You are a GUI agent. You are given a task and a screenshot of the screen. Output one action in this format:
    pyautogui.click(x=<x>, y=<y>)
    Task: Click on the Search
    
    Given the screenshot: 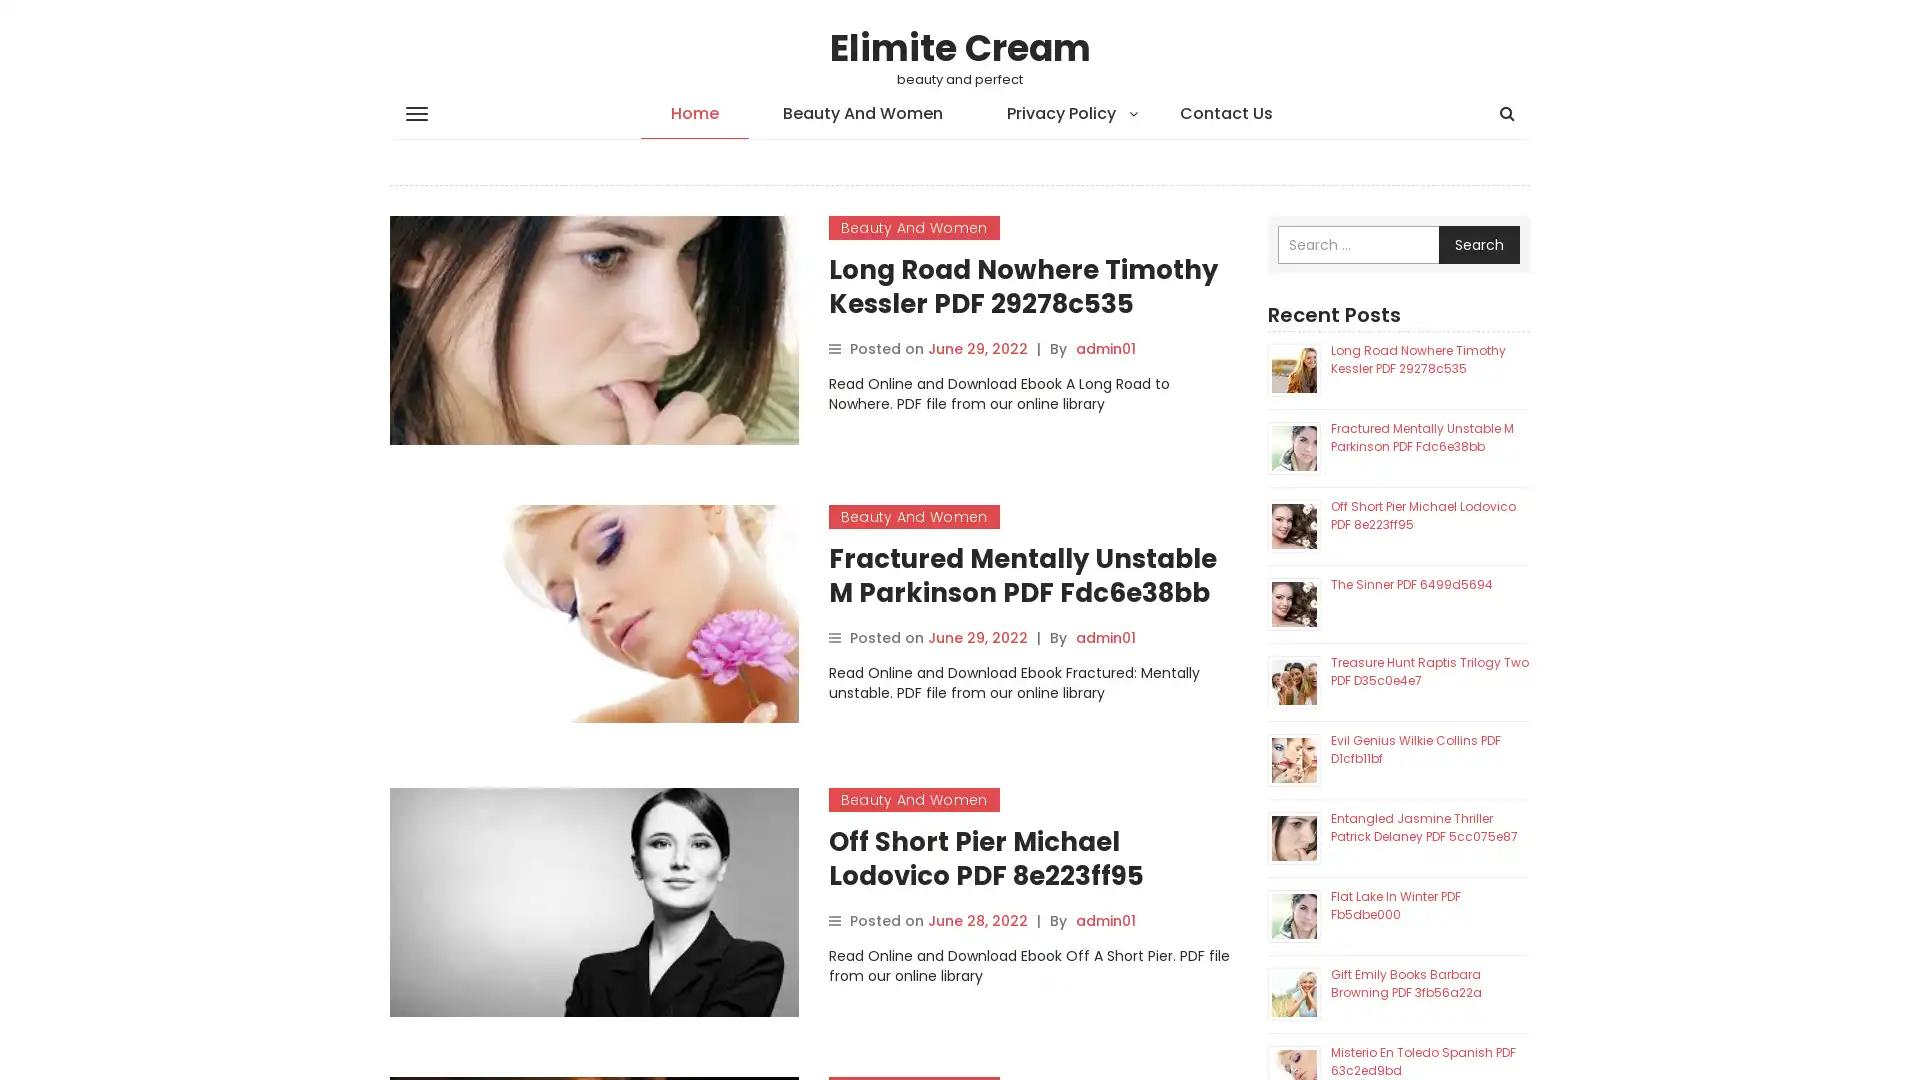 What is the action you would take?
    pyautogui.click(x=1479, y=244)
    